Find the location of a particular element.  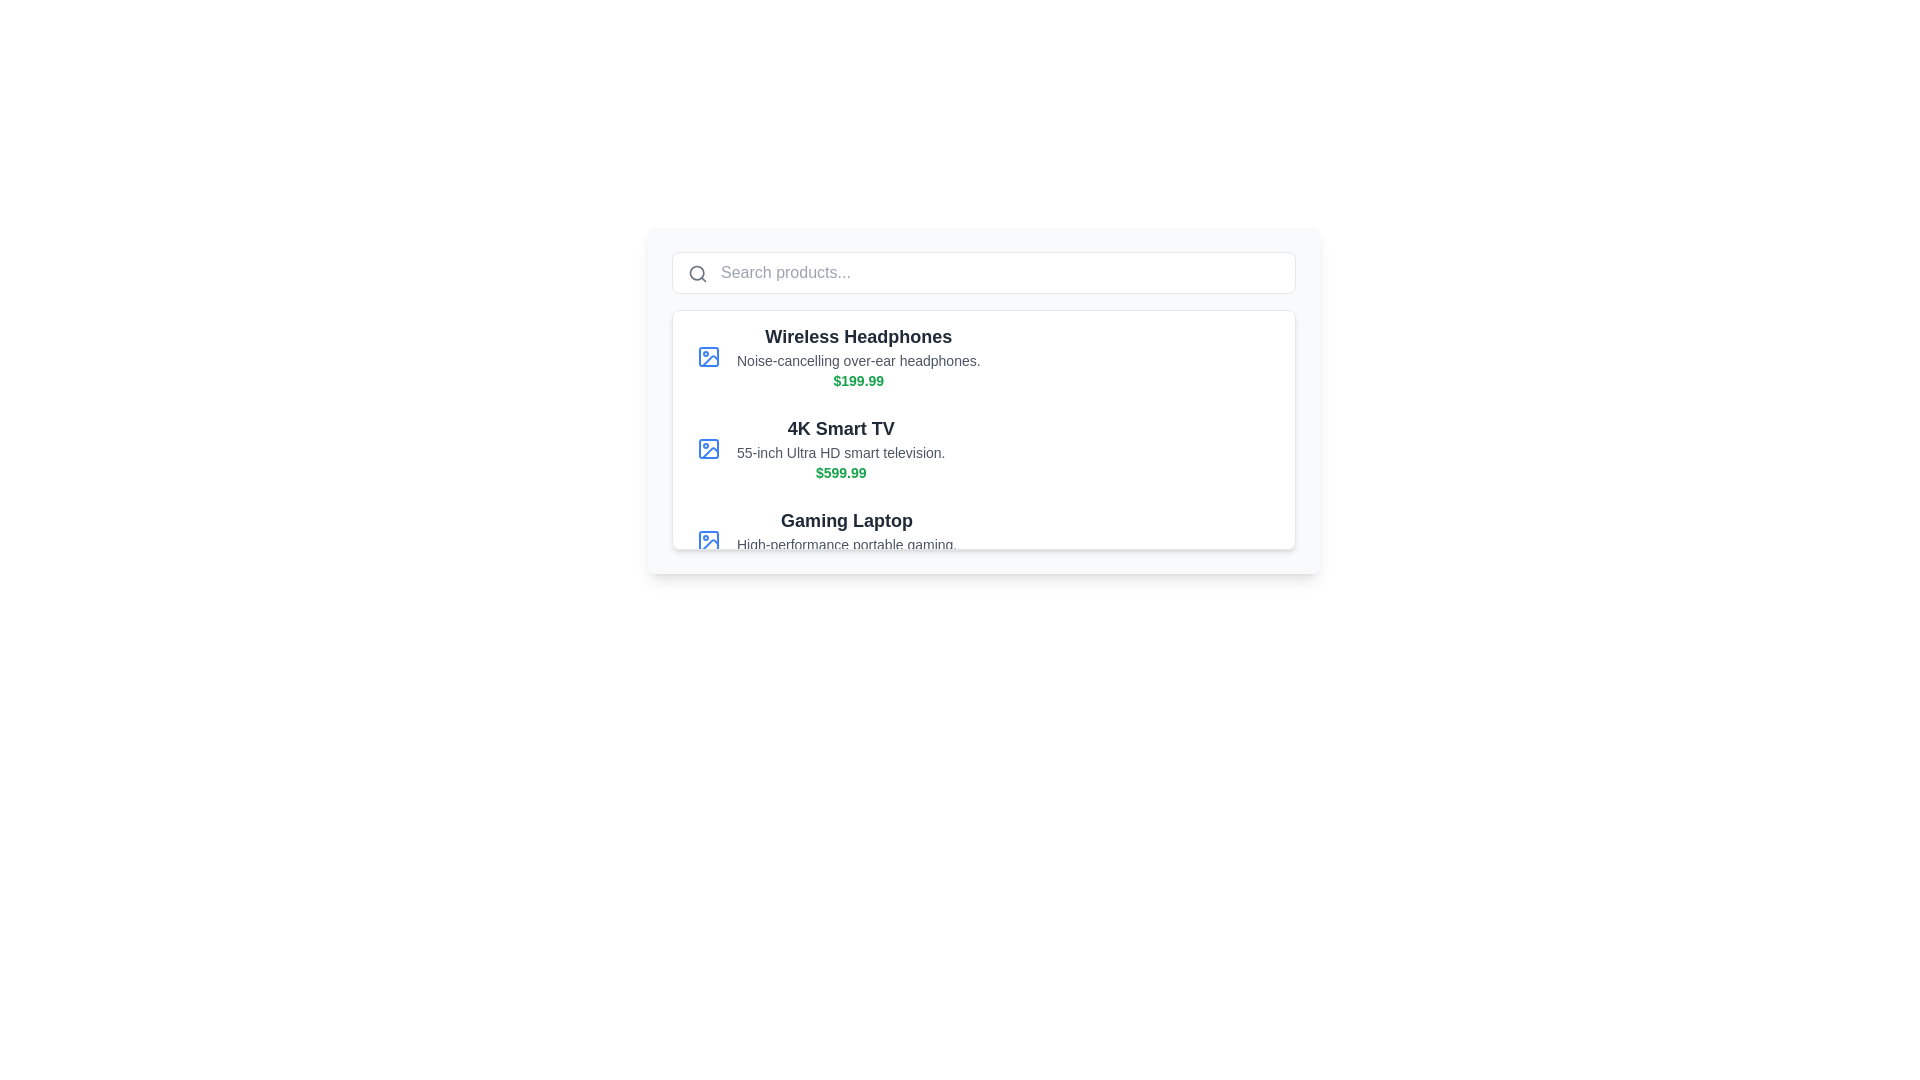

the first blue square icon with rounded edges that represents a product, located to the left of the 'Gaming Laptop' text is located at coordinates (709, 540).